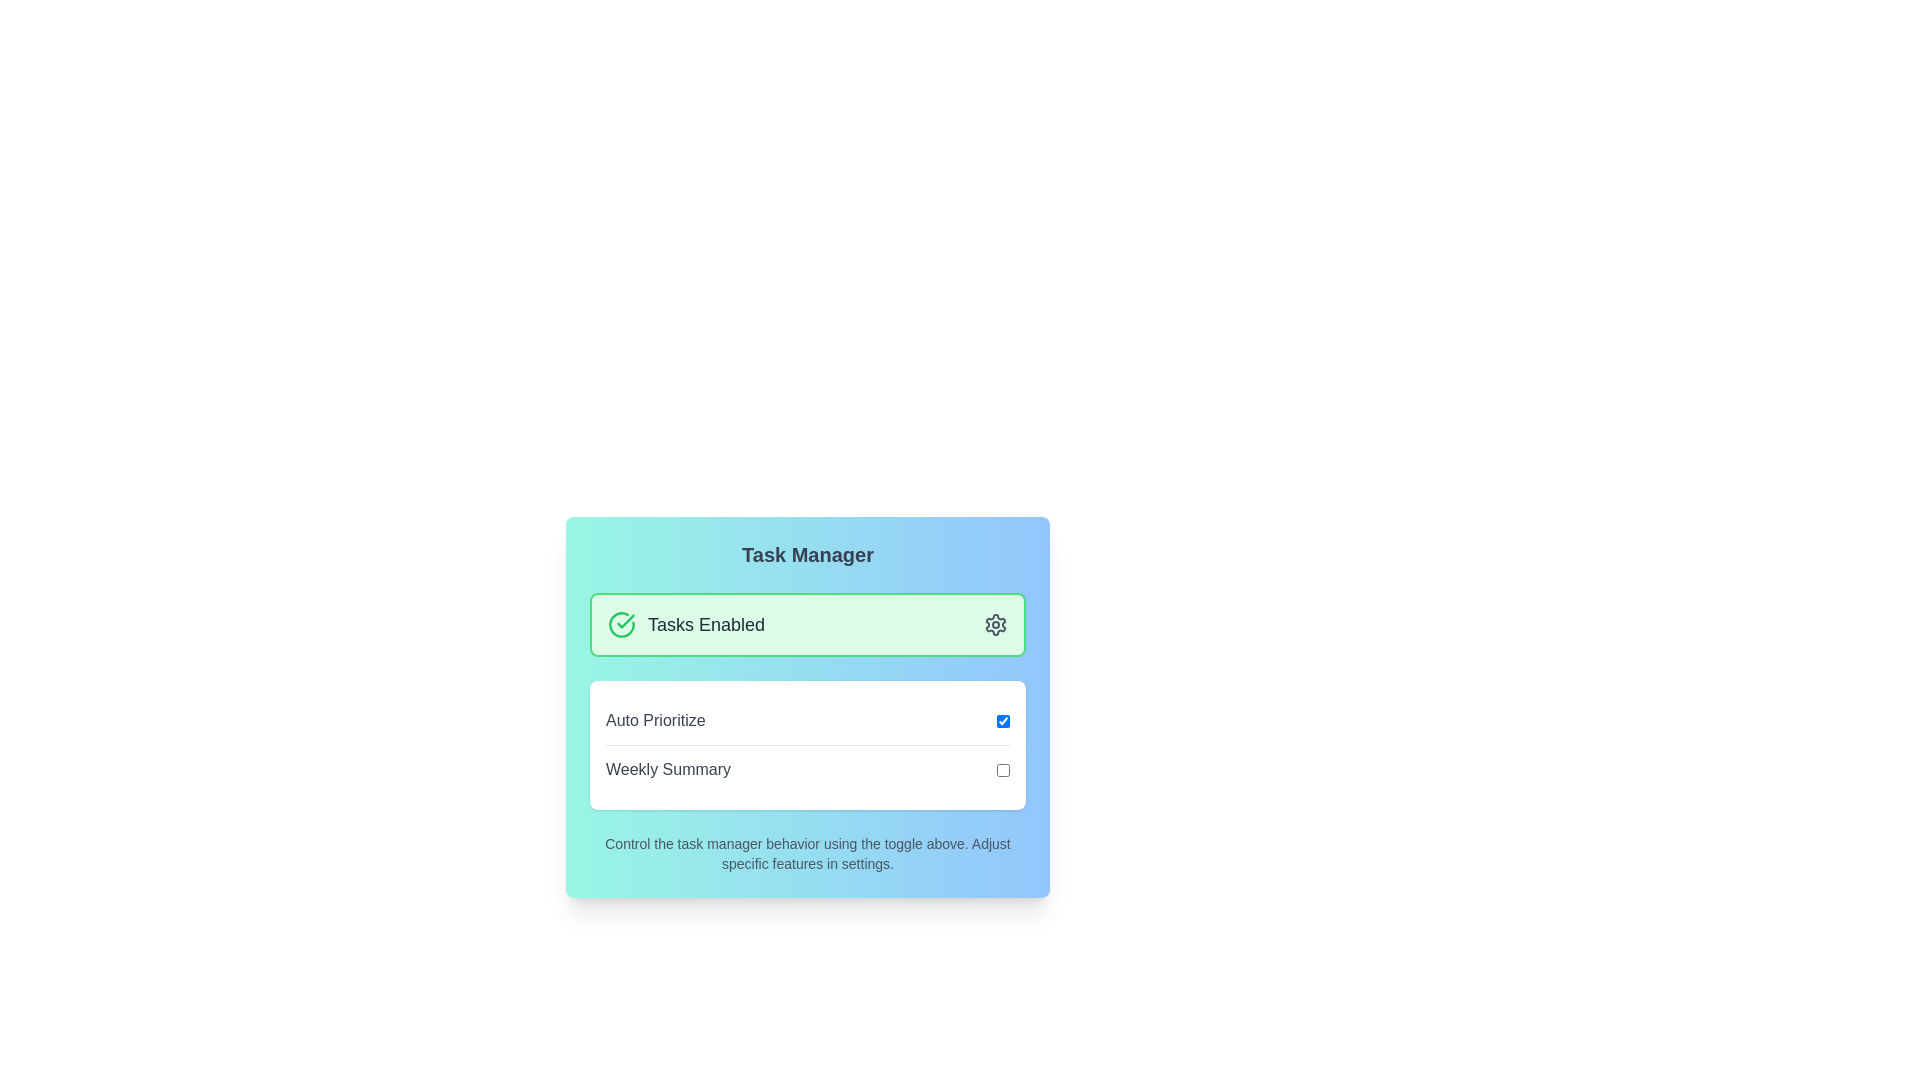 The height and width of the screenshot is (1080, 1920). Describe the element at coordinates (807, 853) in the screenshot. I see `the static text element that contains the message 'Control the task manager behavior using the toggle above. Adjust specific features in settings.' located at the bottom section of the 'Task Manager' card` at that location.